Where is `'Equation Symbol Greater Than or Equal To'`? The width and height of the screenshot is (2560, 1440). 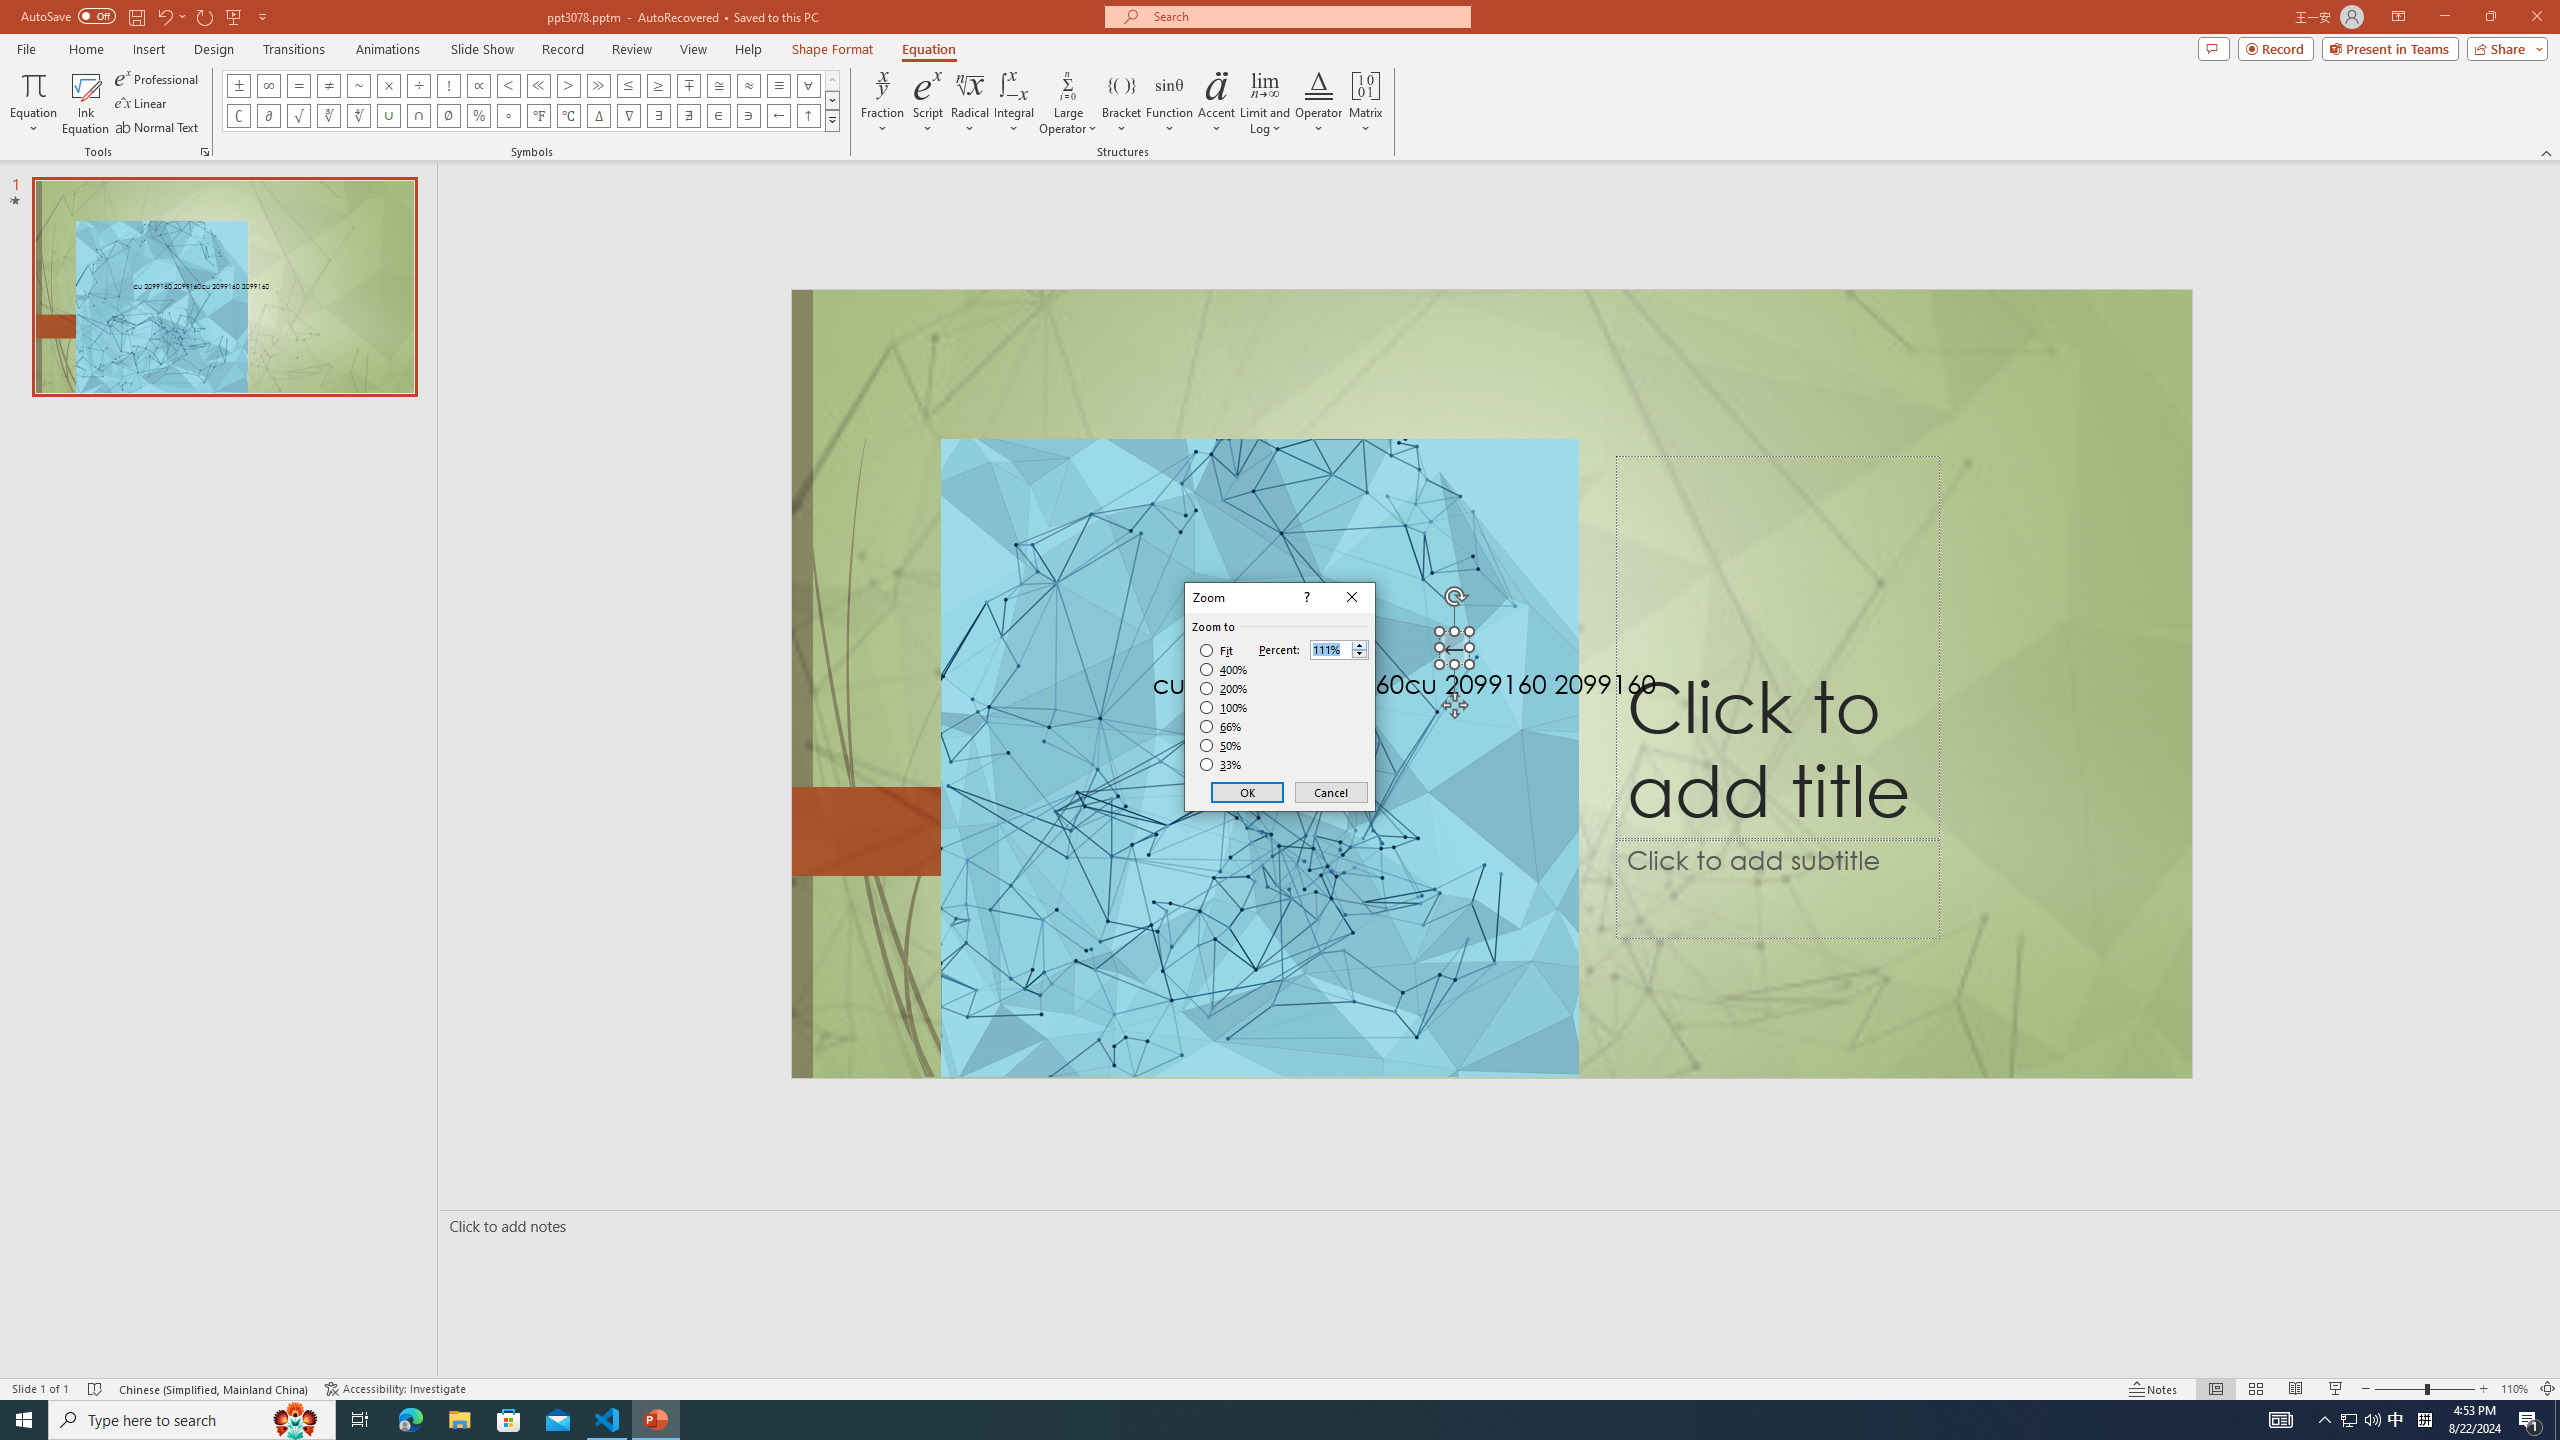 'Equation Symbol Greater Than or Equal To' is located at coordinates (659, 84).